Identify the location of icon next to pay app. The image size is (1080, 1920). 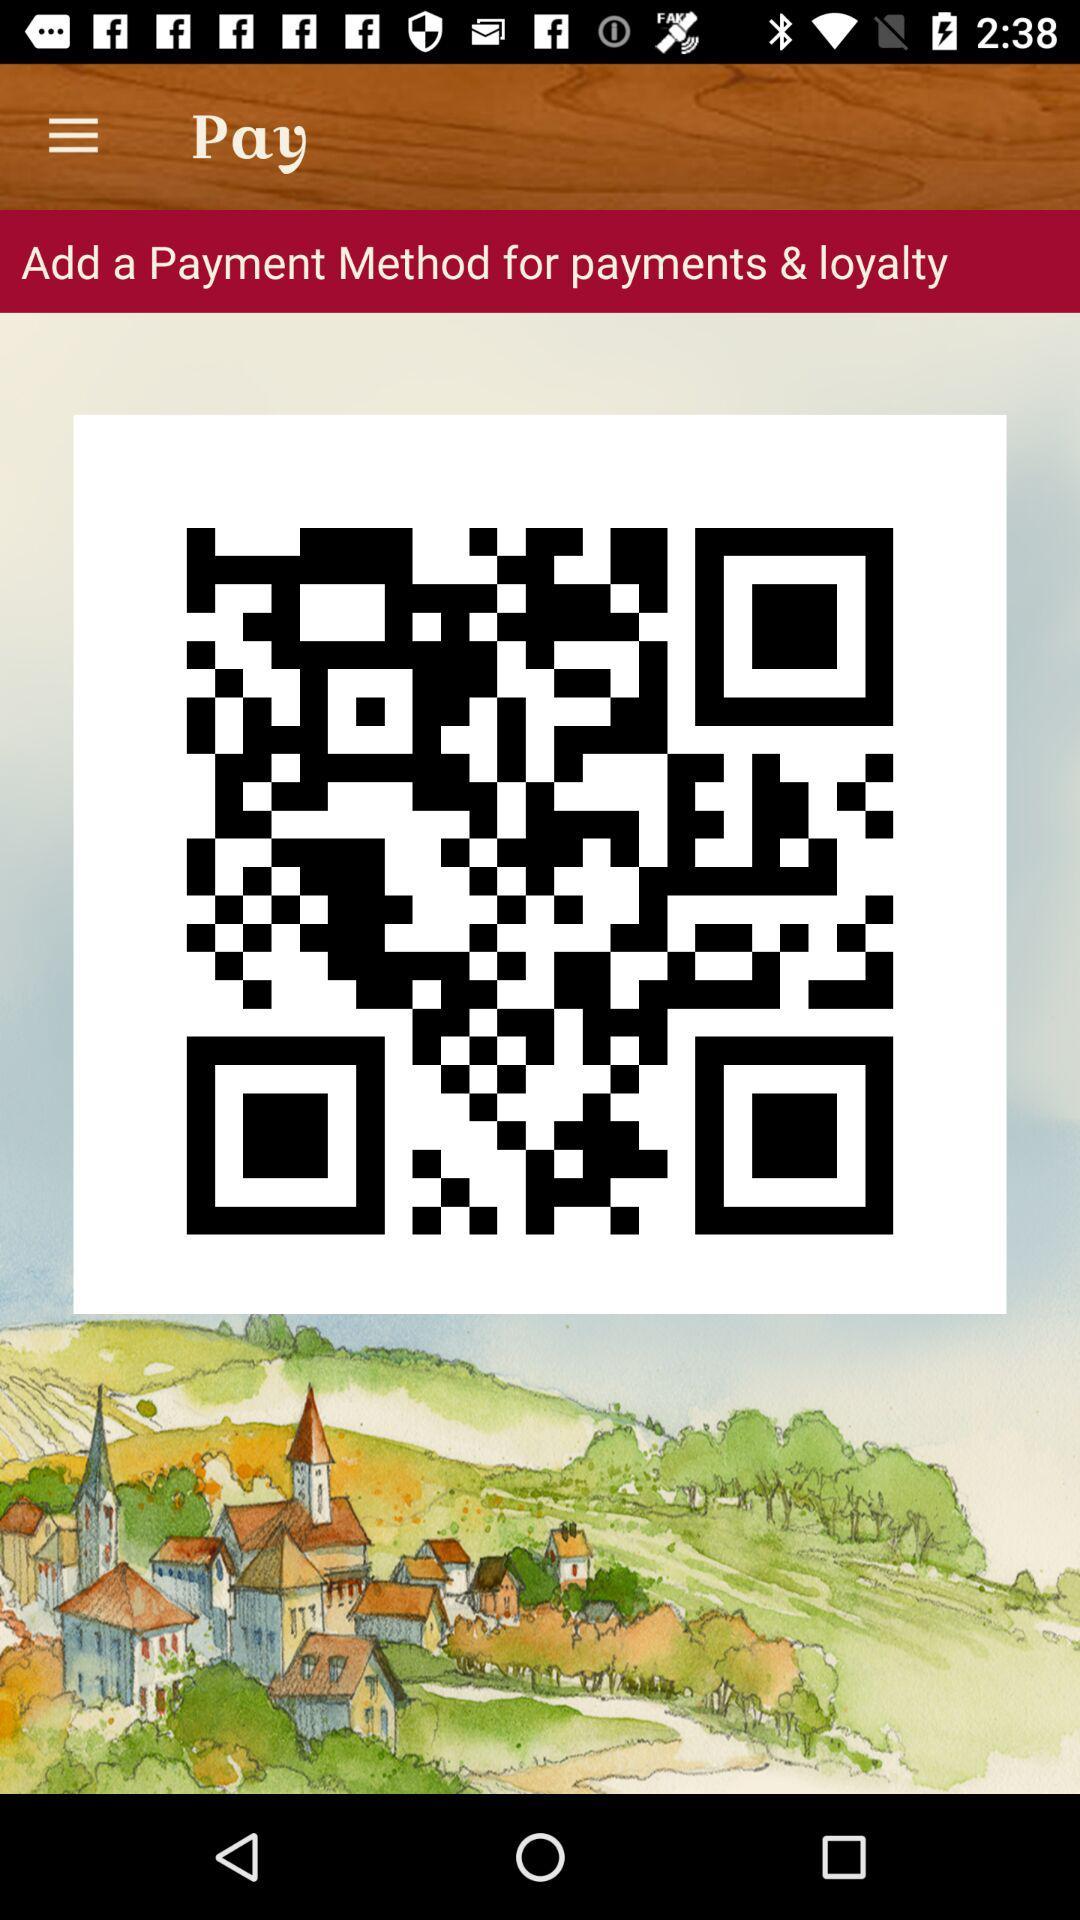
(72, 135).